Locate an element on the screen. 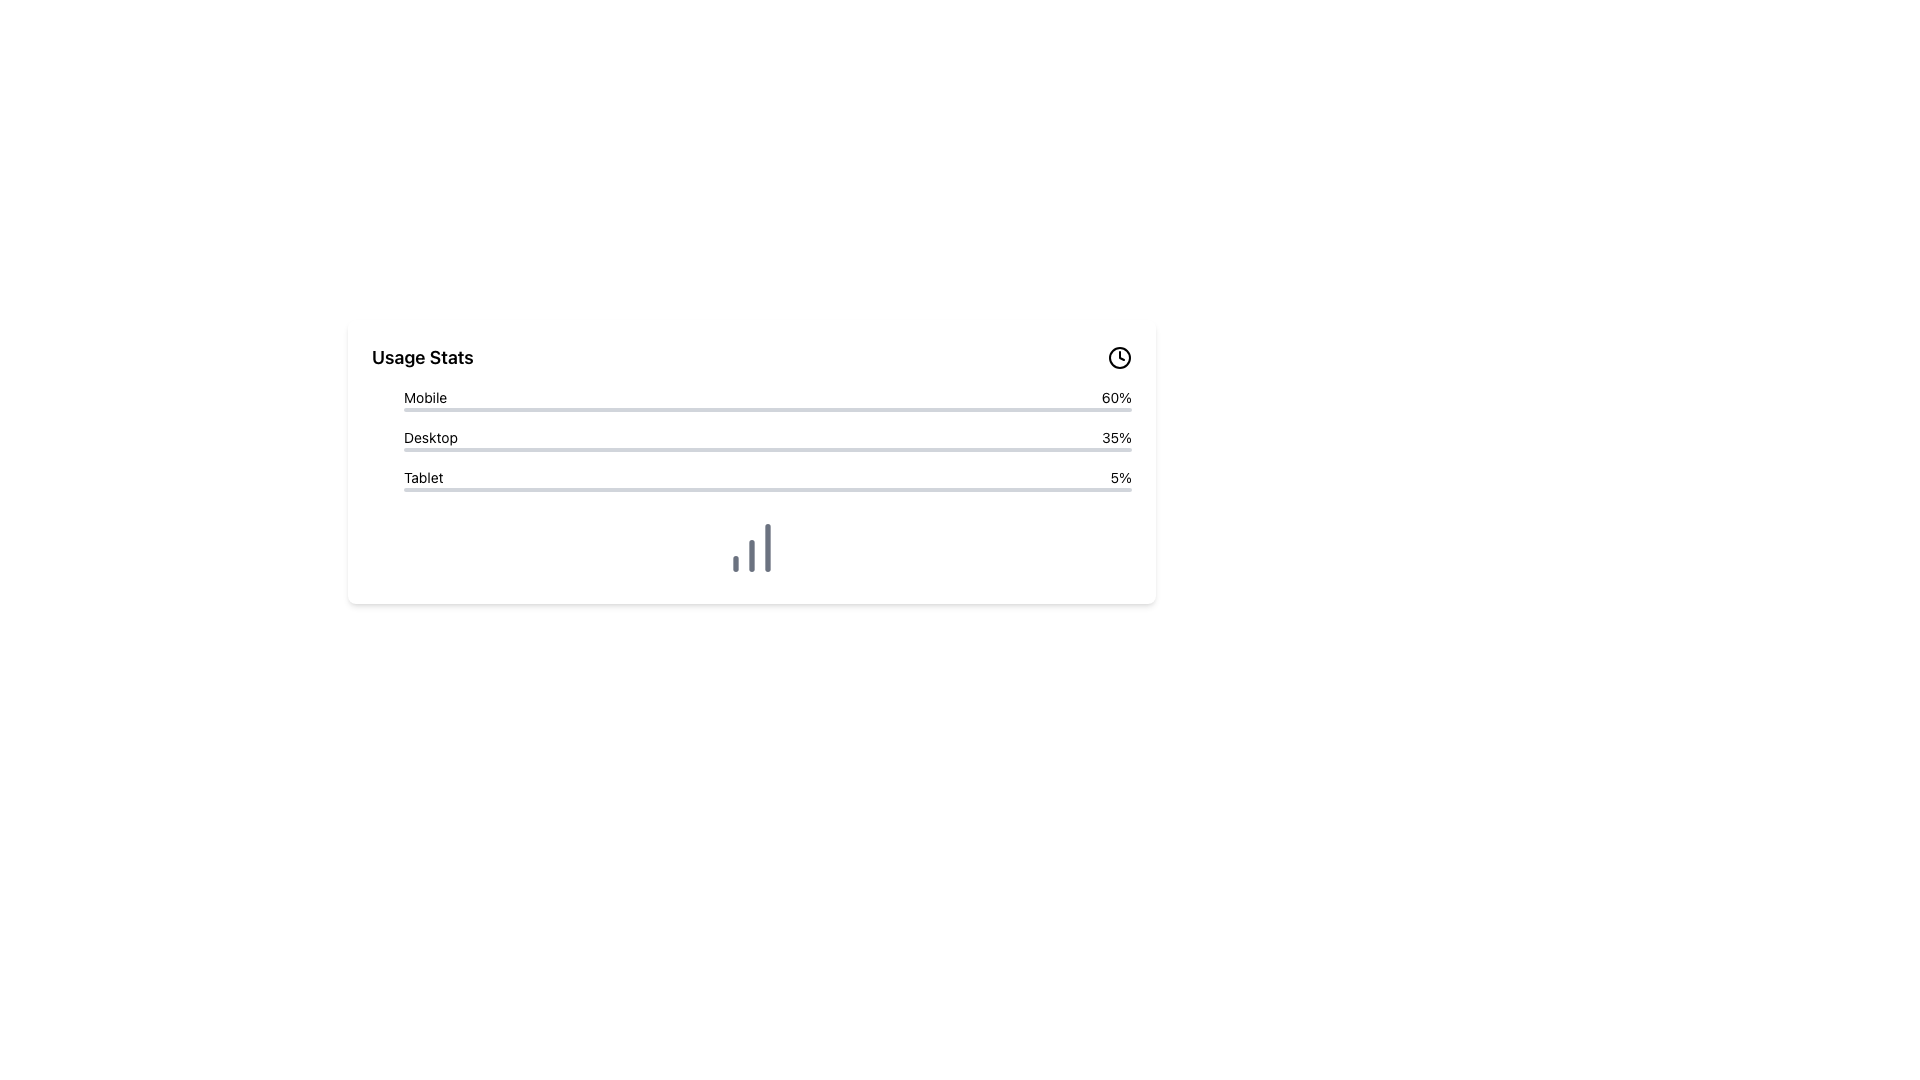  label that categorizes the associated data value, located at the left side of the row with the text '5%' appearing to its right is located at coordinates (422, 478).